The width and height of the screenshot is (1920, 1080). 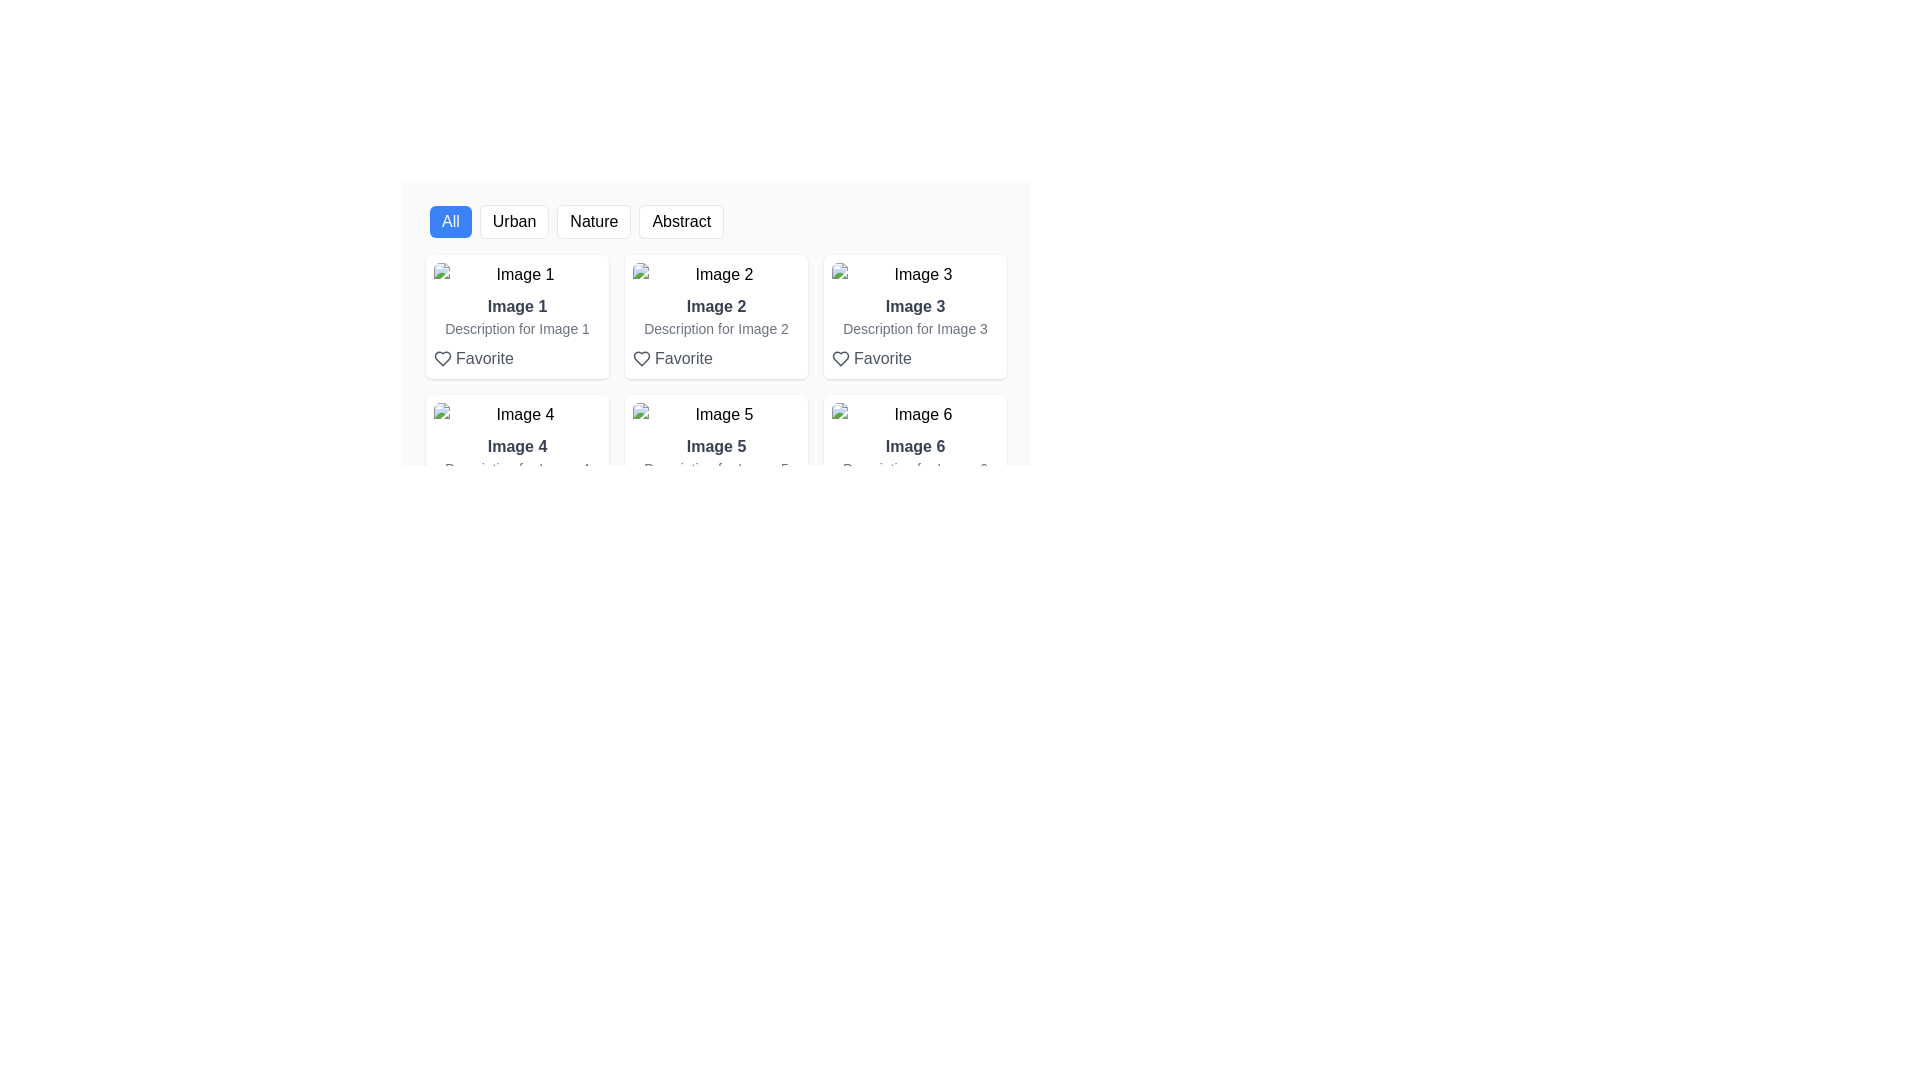 What do you see at coordinates (514, 222) in the screenshot?
I see `the 'Urban' category filter button, which is the second button in a horizontal row of four buttons at the top of the interface` at bounding box center [514, 222].